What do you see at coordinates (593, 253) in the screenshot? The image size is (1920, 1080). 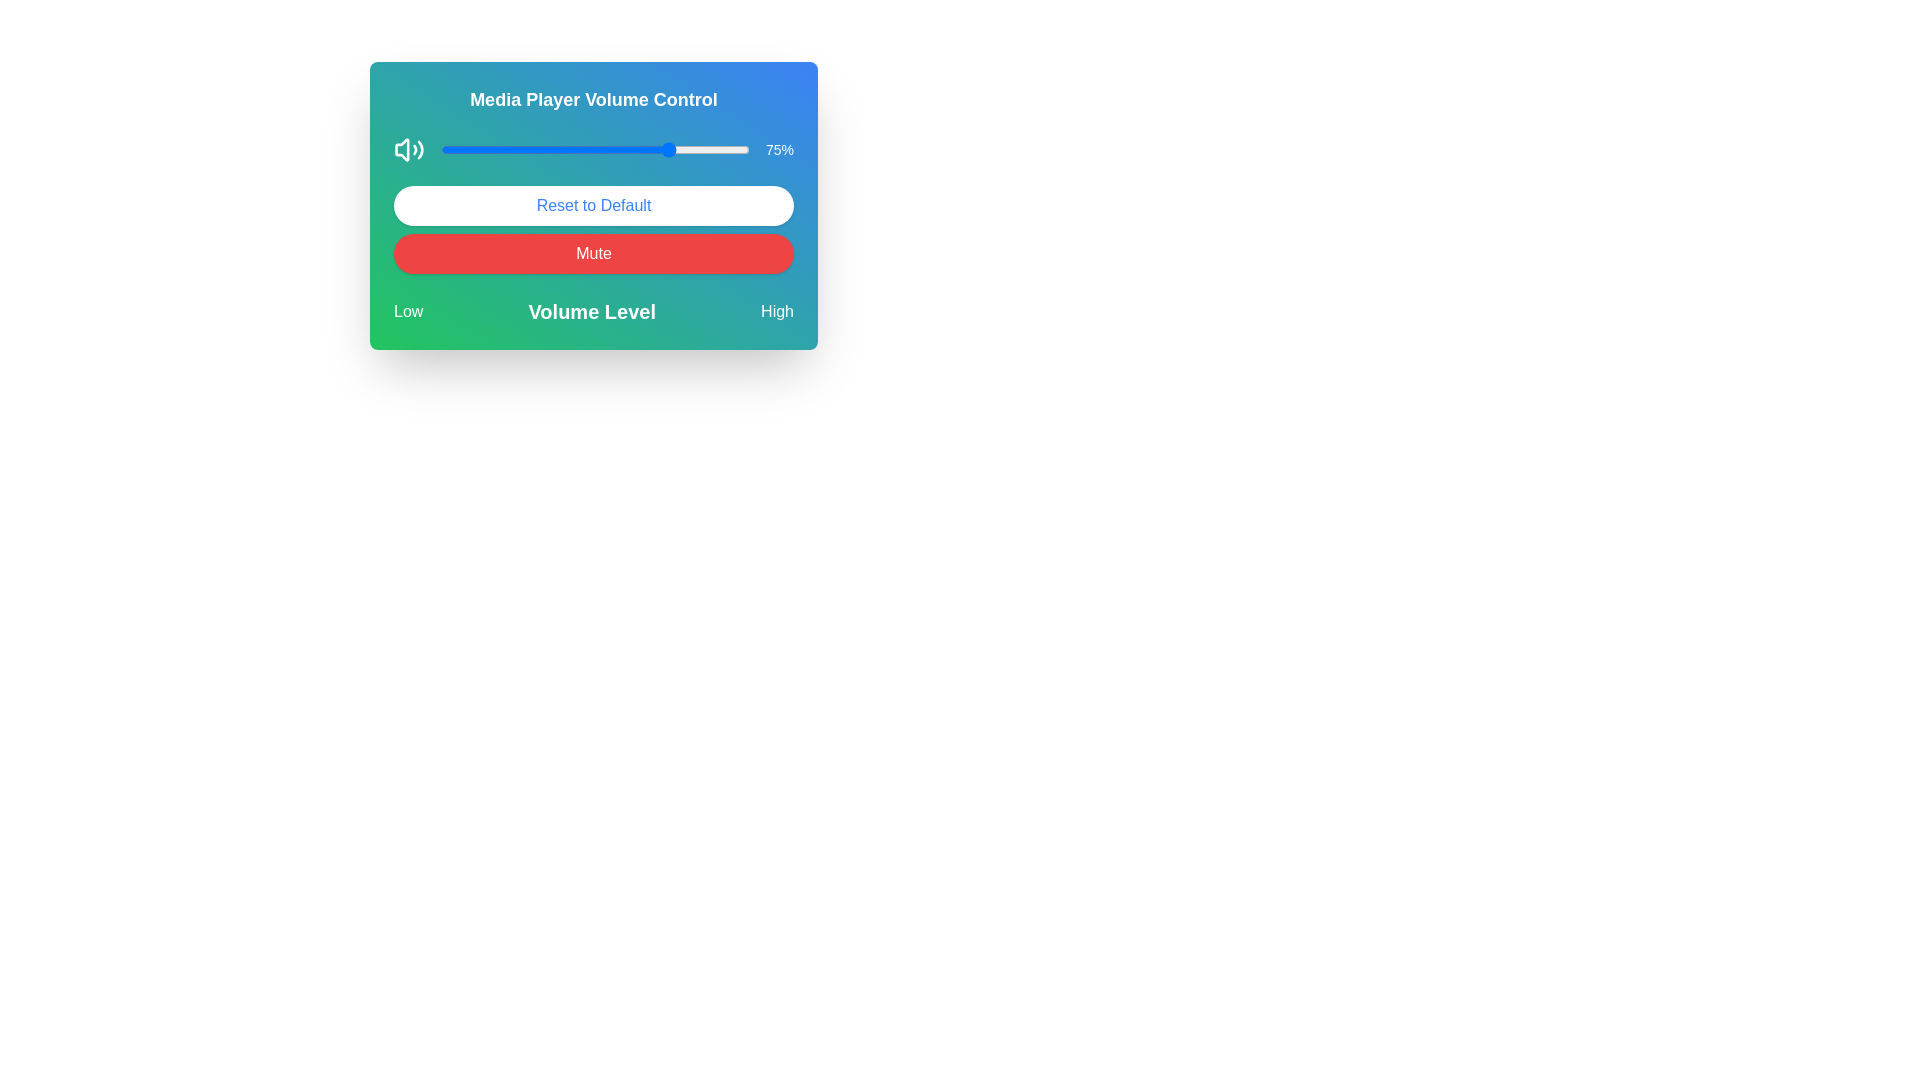 I see `the 'Mute' button, which is a red rectangular button with rounded corners and white text, located between the 'Reset to Default' button and the 'Volume Level' text section` at bounding box center [593, 253].